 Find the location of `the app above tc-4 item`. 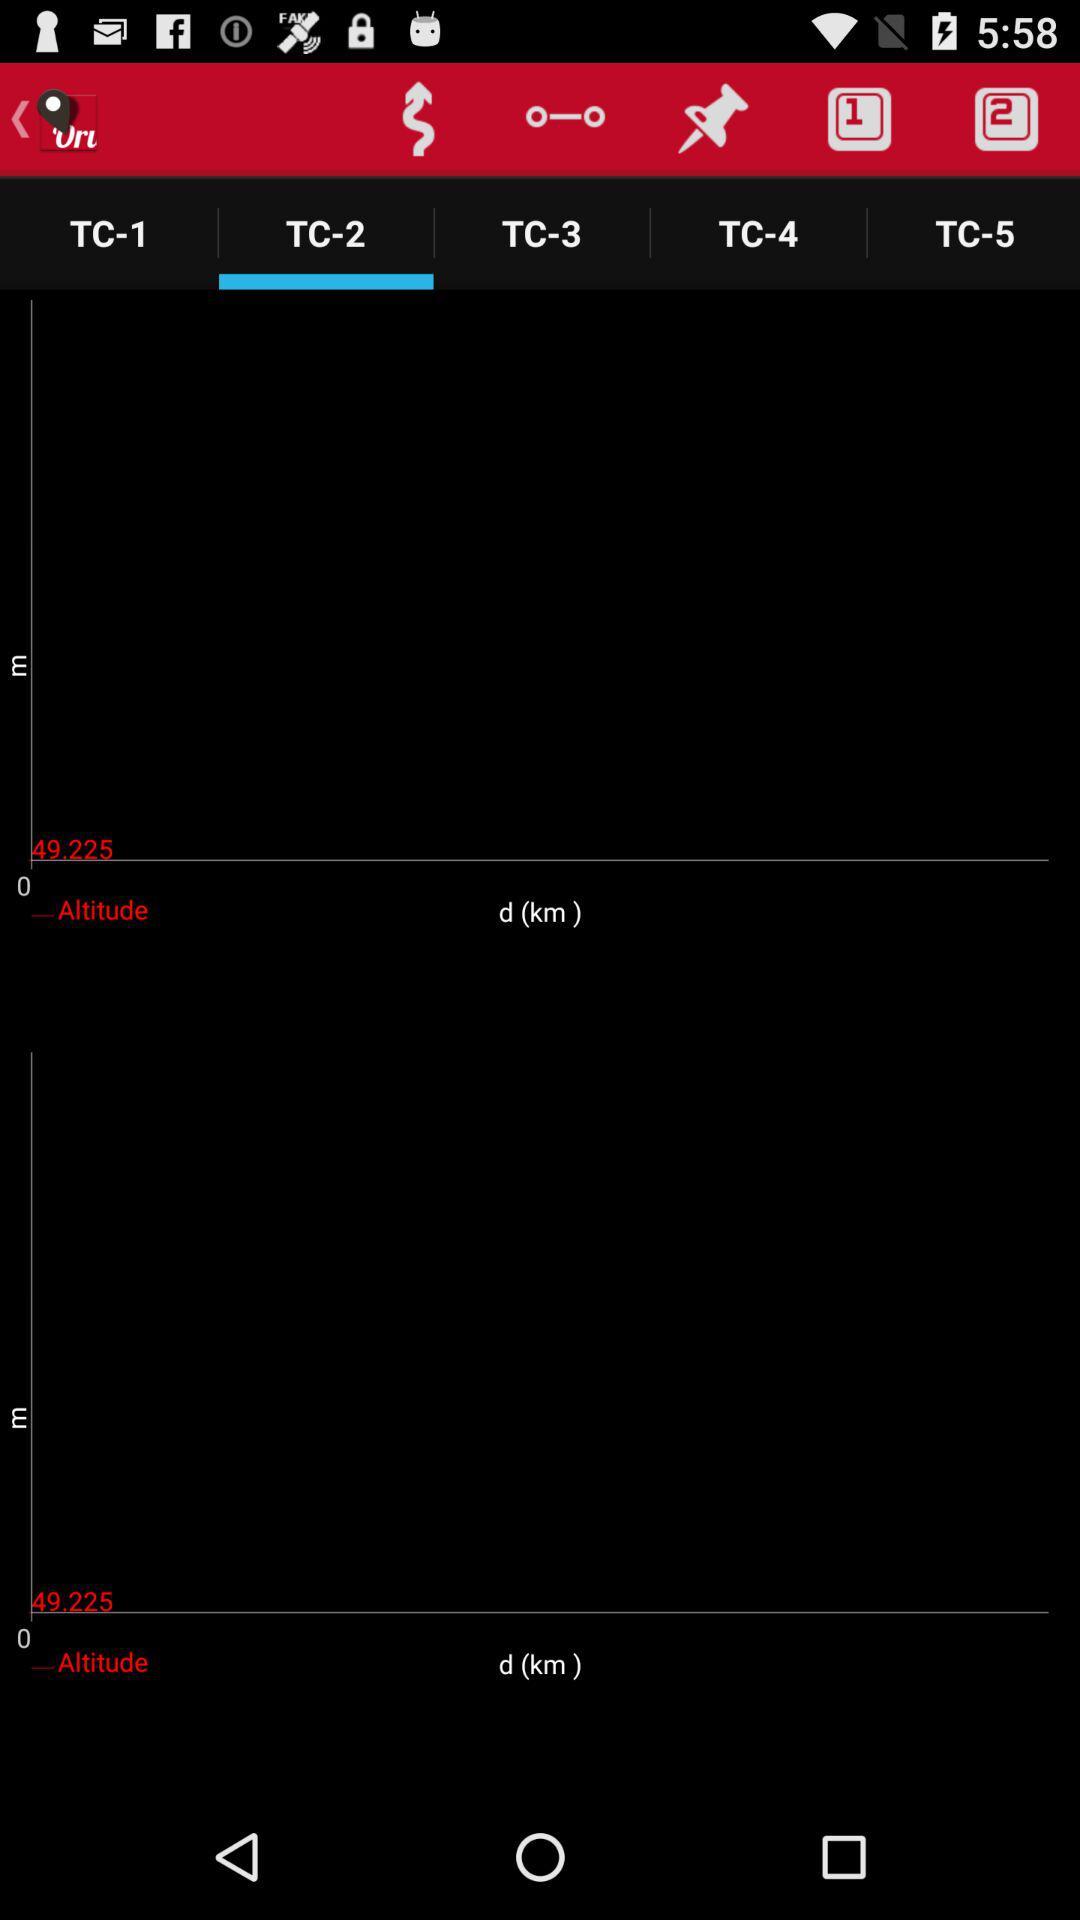

the app above tc-4 item is located at coordinates (711, 118).